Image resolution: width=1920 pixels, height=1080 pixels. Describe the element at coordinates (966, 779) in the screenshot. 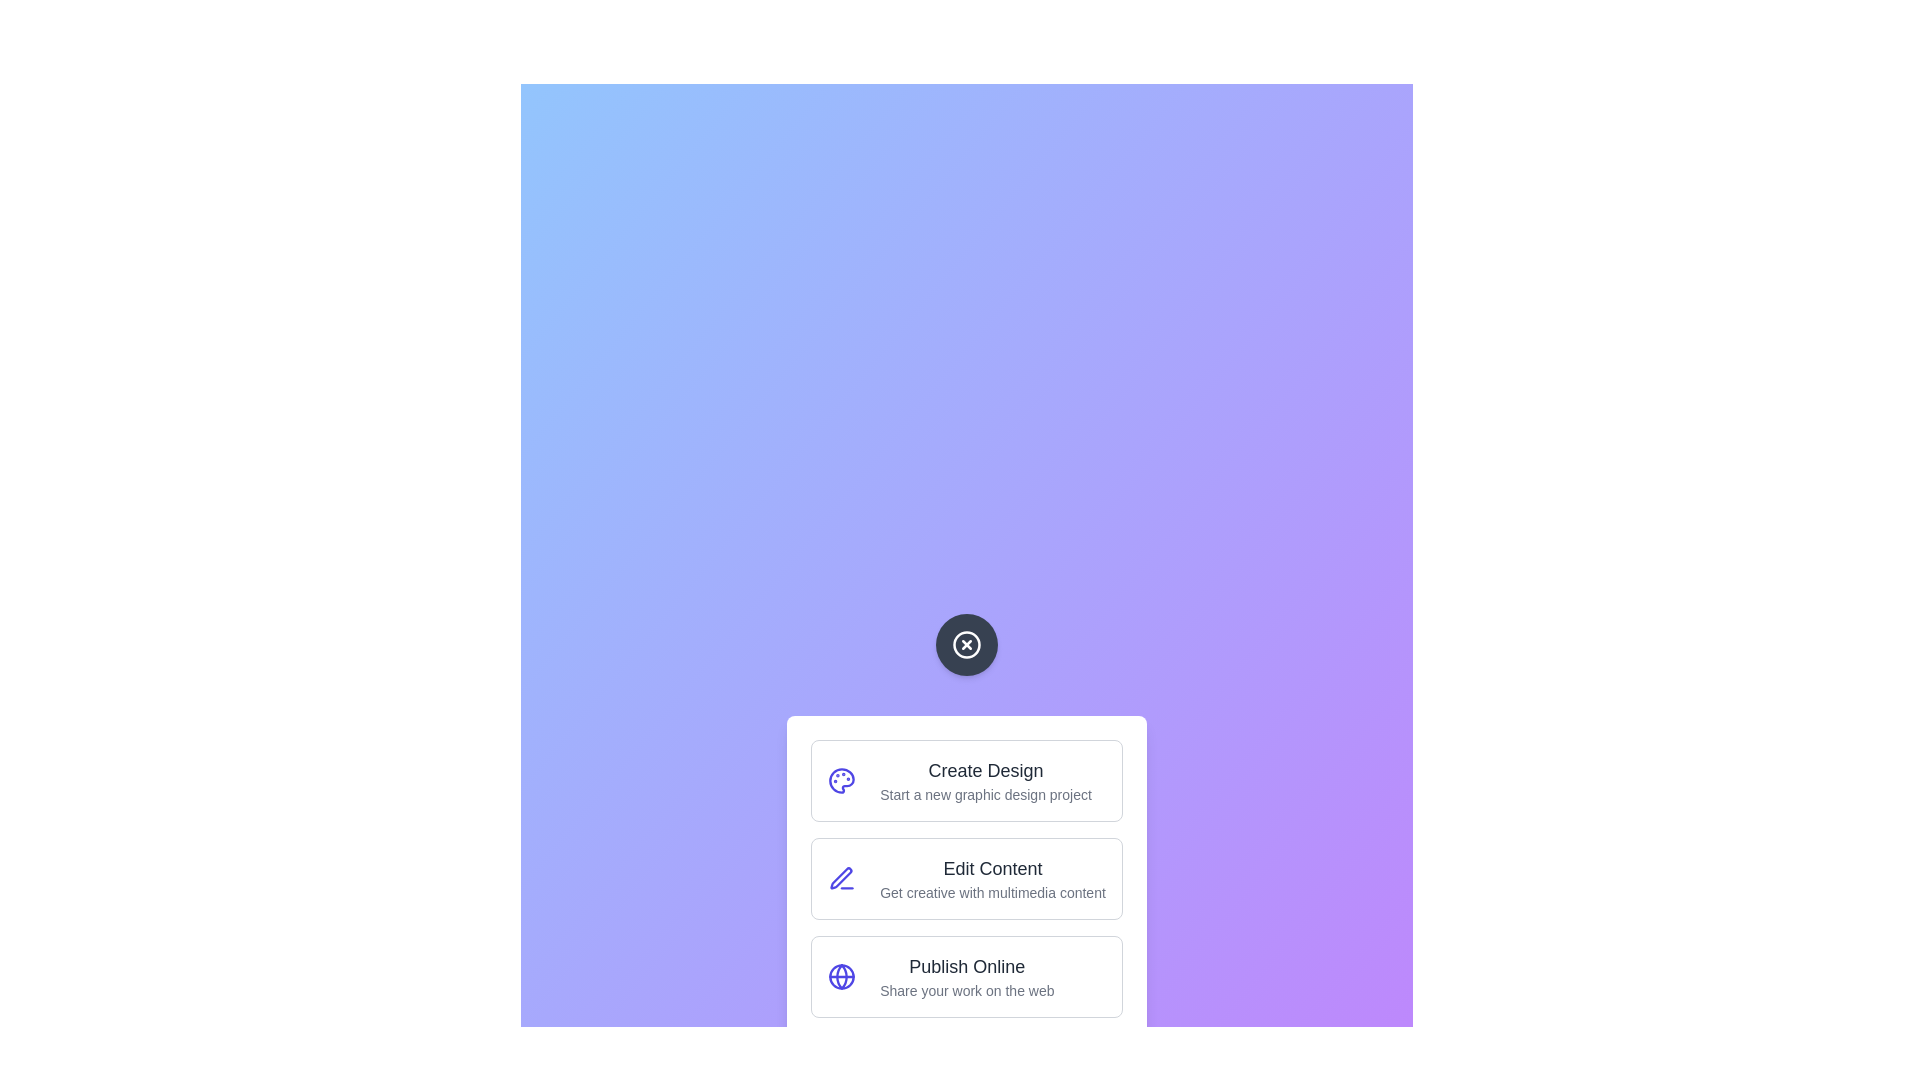

I see `the action item Create Design` at that location.